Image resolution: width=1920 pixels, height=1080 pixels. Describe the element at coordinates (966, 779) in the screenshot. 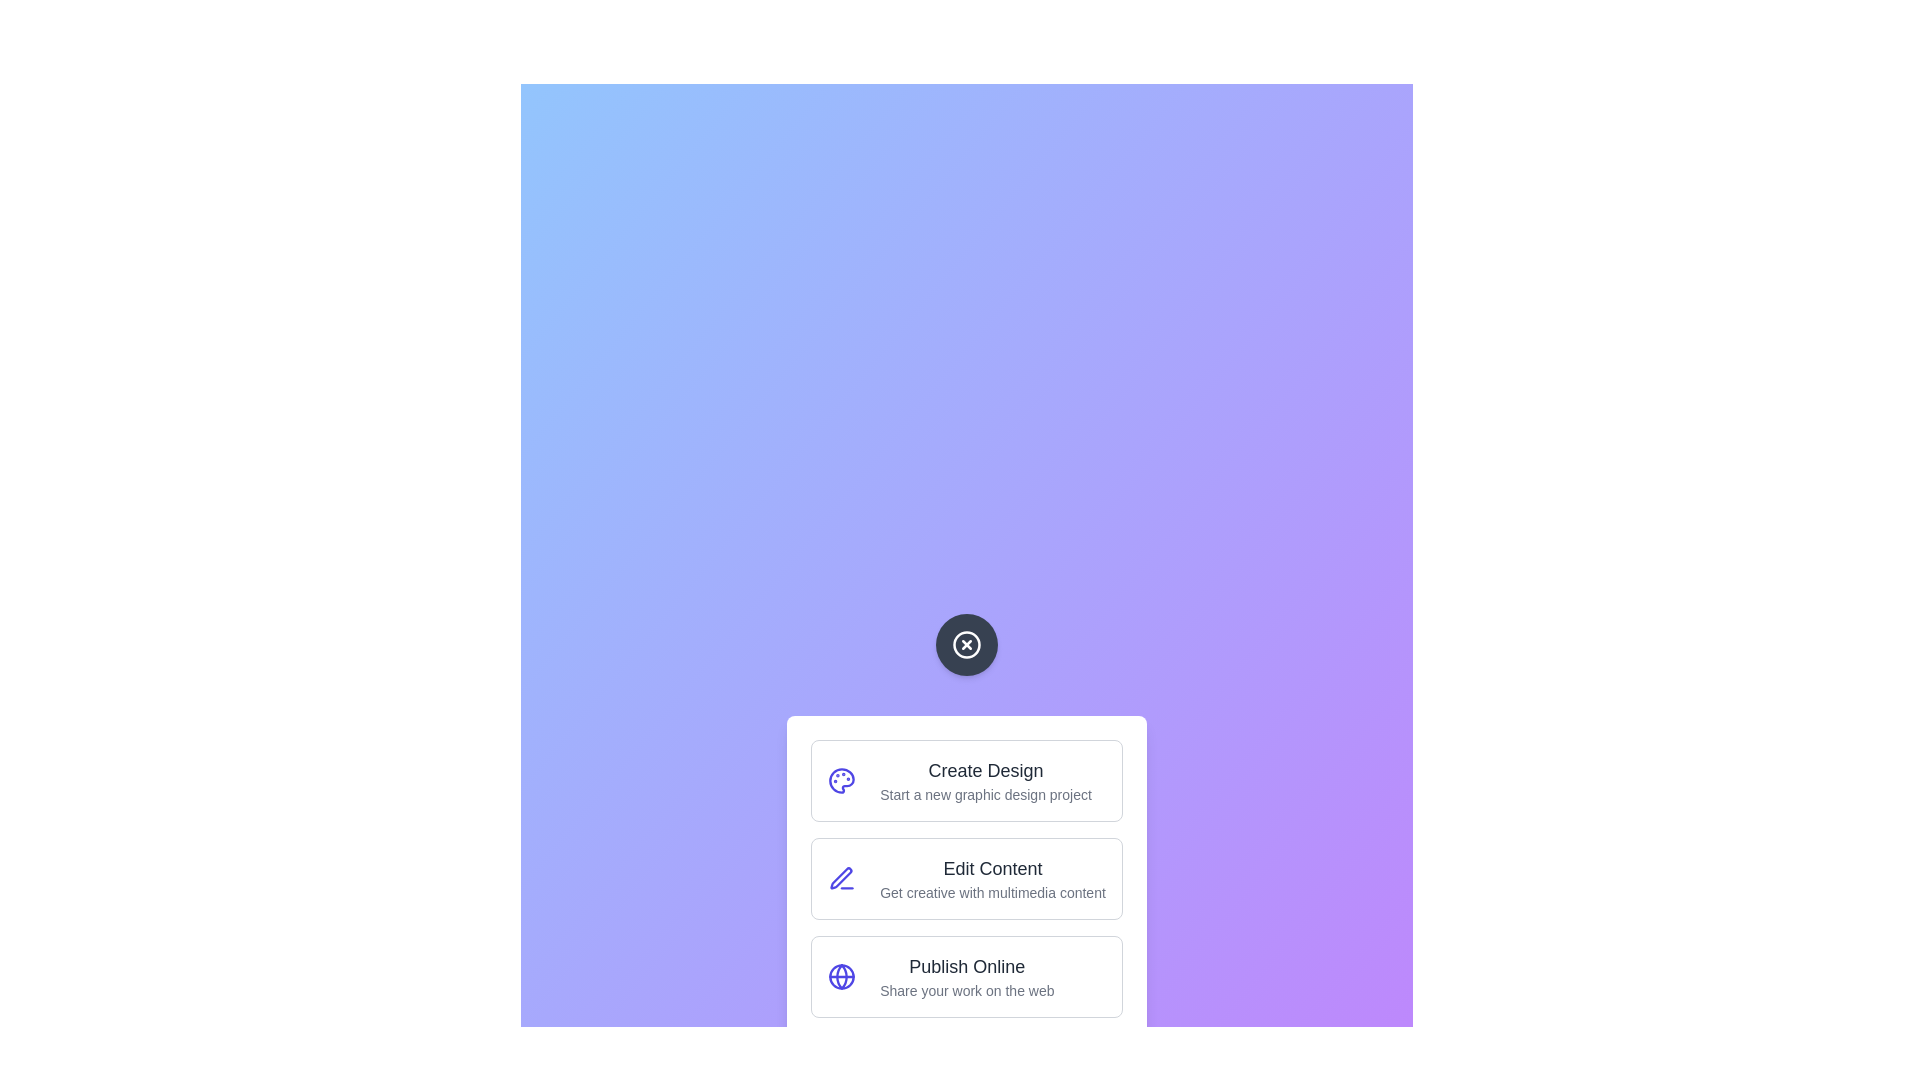

I see `the action item Create Design` at that location.